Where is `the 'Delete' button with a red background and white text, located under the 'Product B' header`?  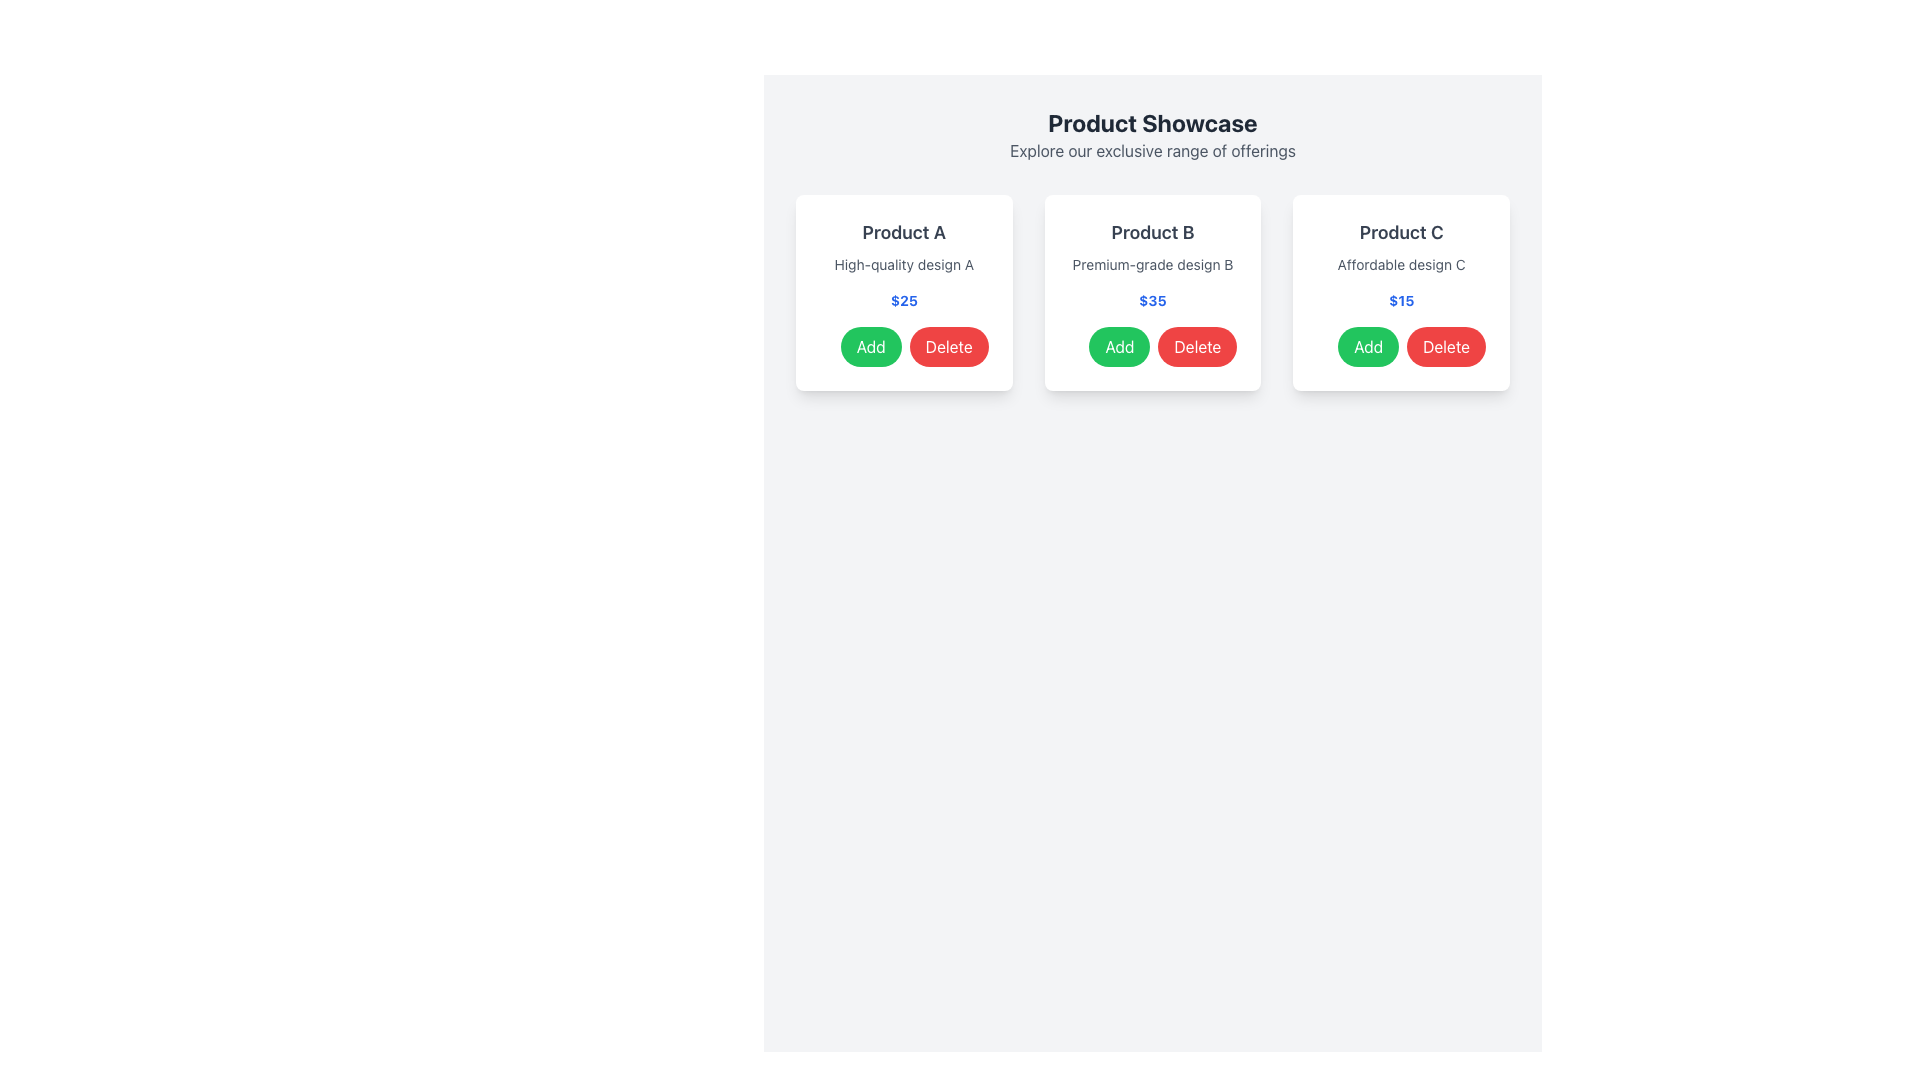
the 'Delete' button with a red background and white text, located under the 'Product B' header is located at coordinates (1197, 346).